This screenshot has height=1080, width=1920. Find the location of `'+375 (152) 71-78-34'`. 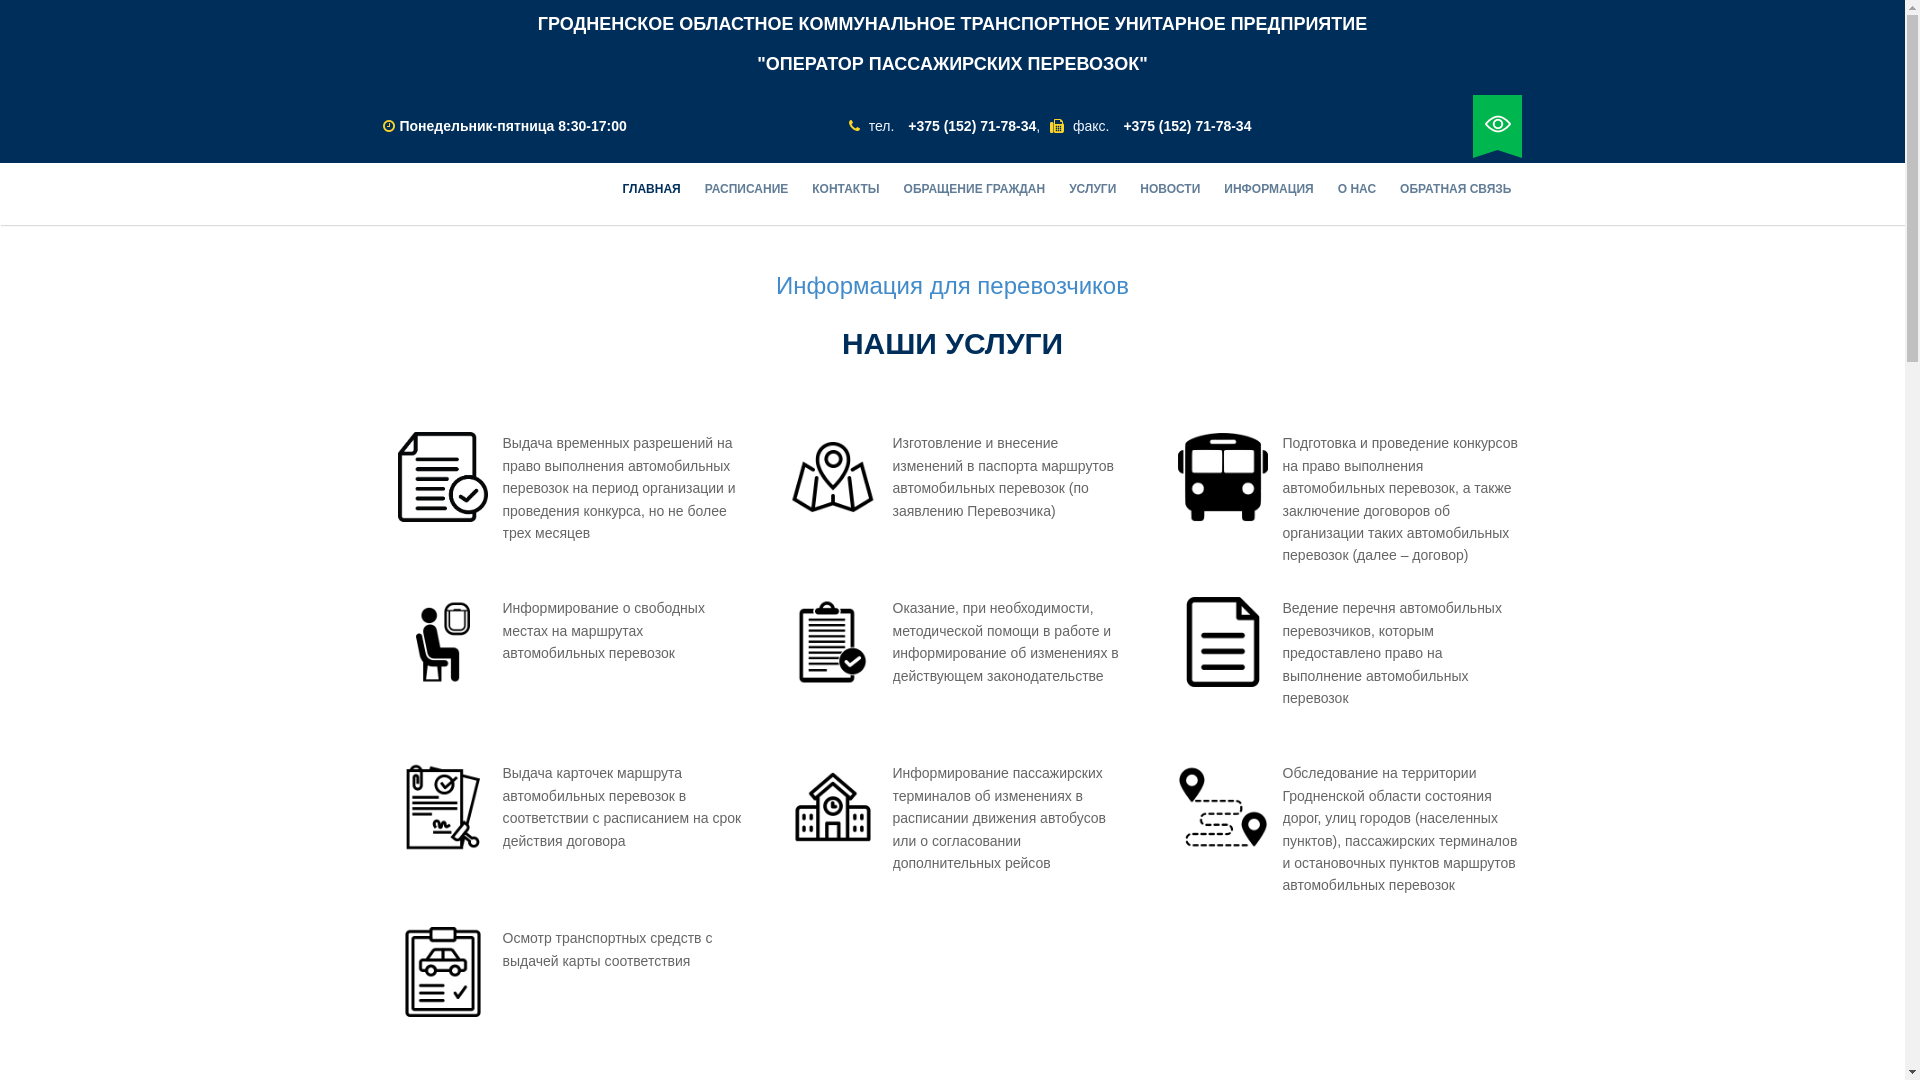

'+375 (152) 71-78-34' is located at coordinates (1186, 126).